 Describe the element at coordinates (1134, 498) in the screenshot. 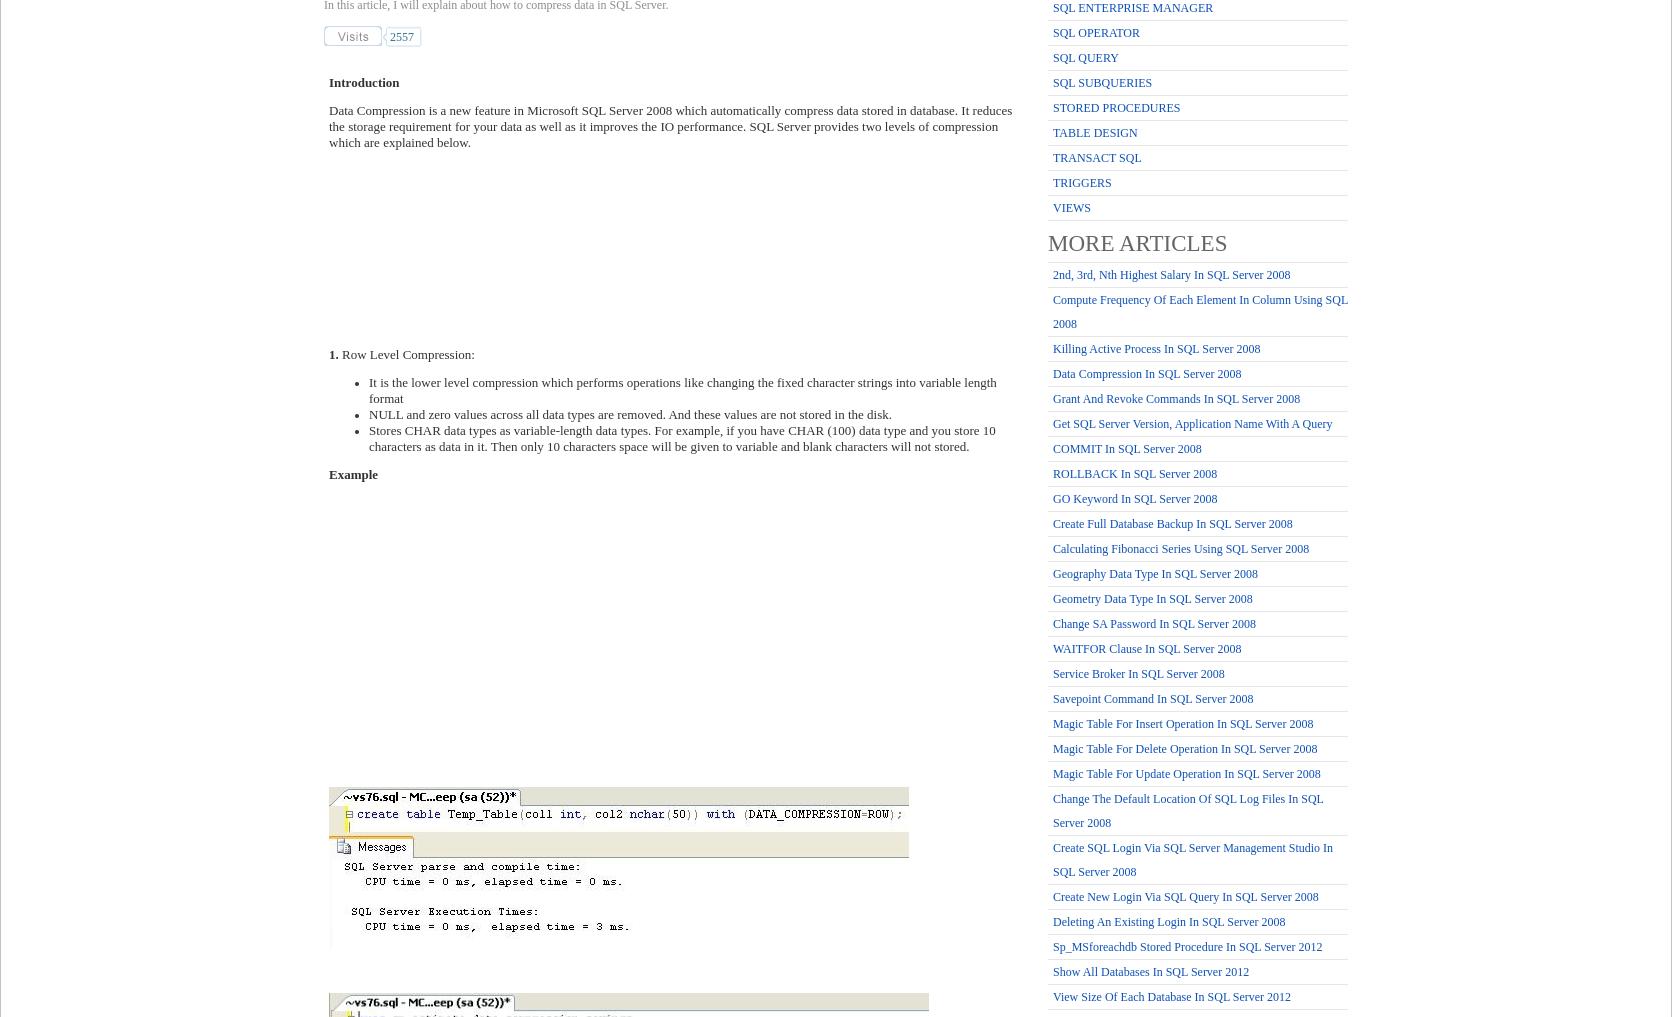

I see `'GO keyword in SQL Server 2008'` at that location.